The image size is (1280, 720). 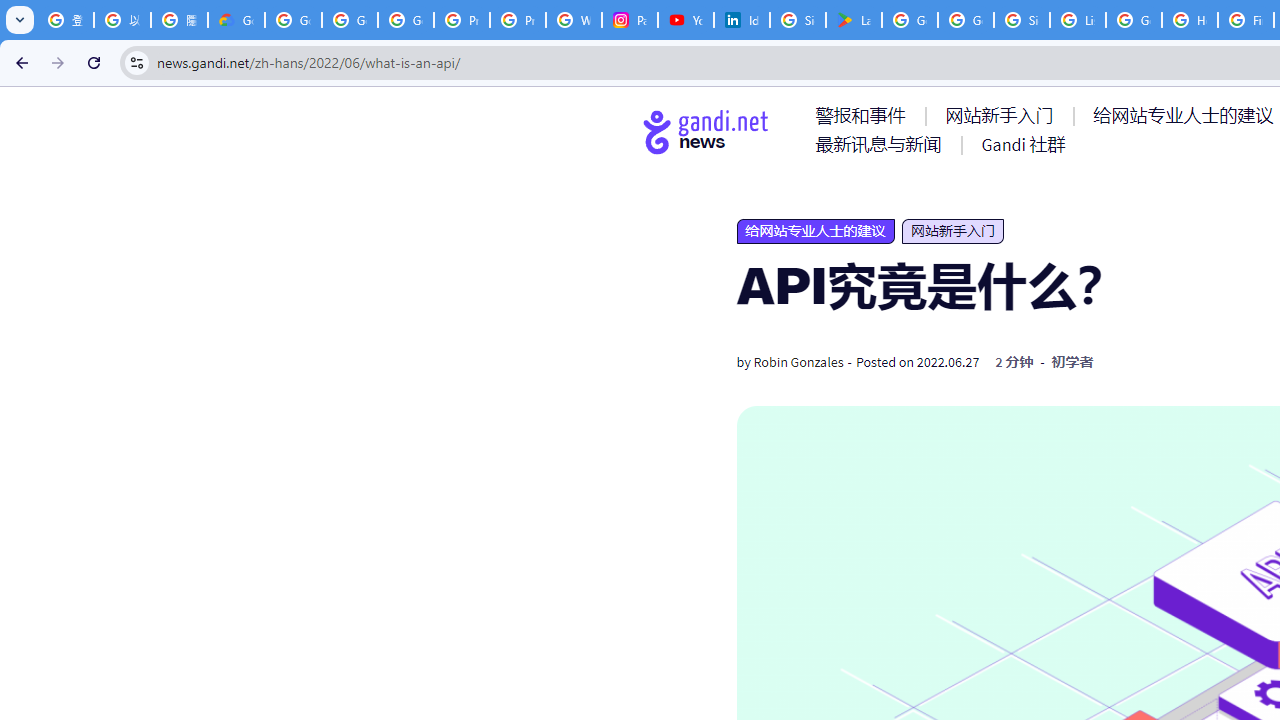 What do you see at coordinates (461, 20) in the screenshot?
I see `'Privacy Help Center - Policies Help'` at bounding box center [461, 20].